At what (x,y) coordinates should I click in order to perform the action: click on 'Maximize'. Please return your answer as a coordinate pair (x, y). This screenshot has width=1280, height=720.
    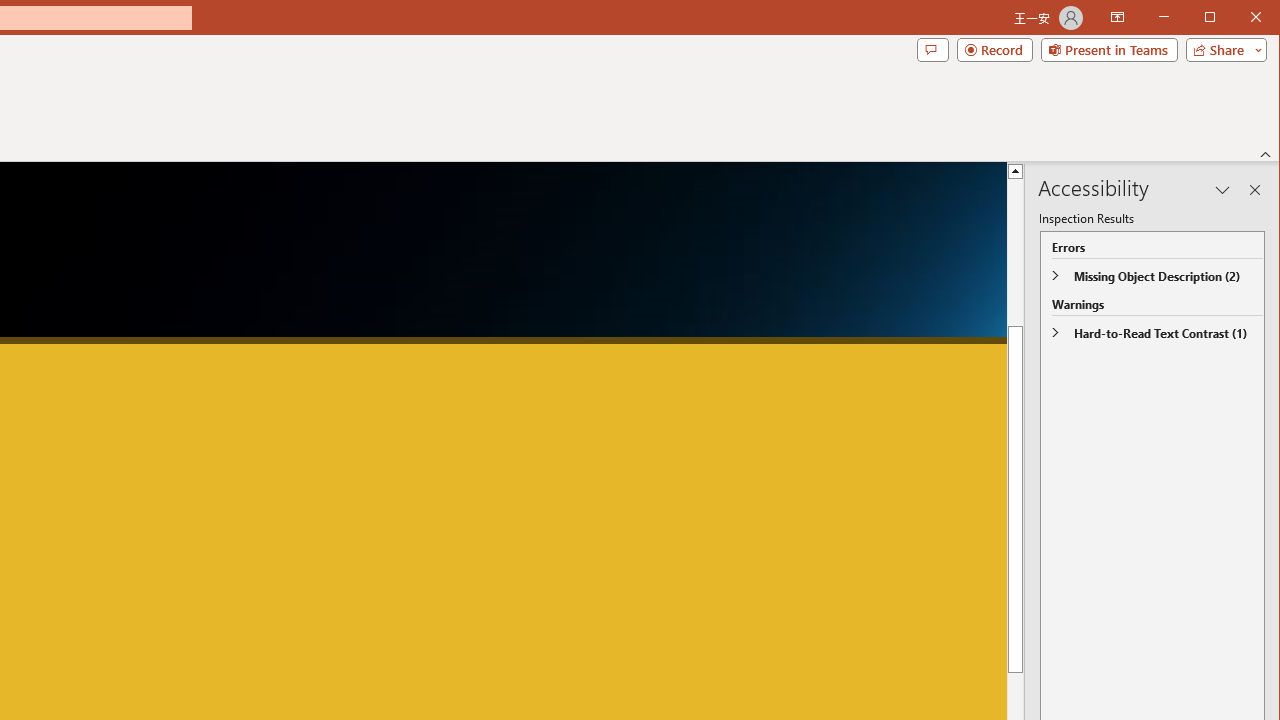
    Looking at the image, I should click on (1238, 19).